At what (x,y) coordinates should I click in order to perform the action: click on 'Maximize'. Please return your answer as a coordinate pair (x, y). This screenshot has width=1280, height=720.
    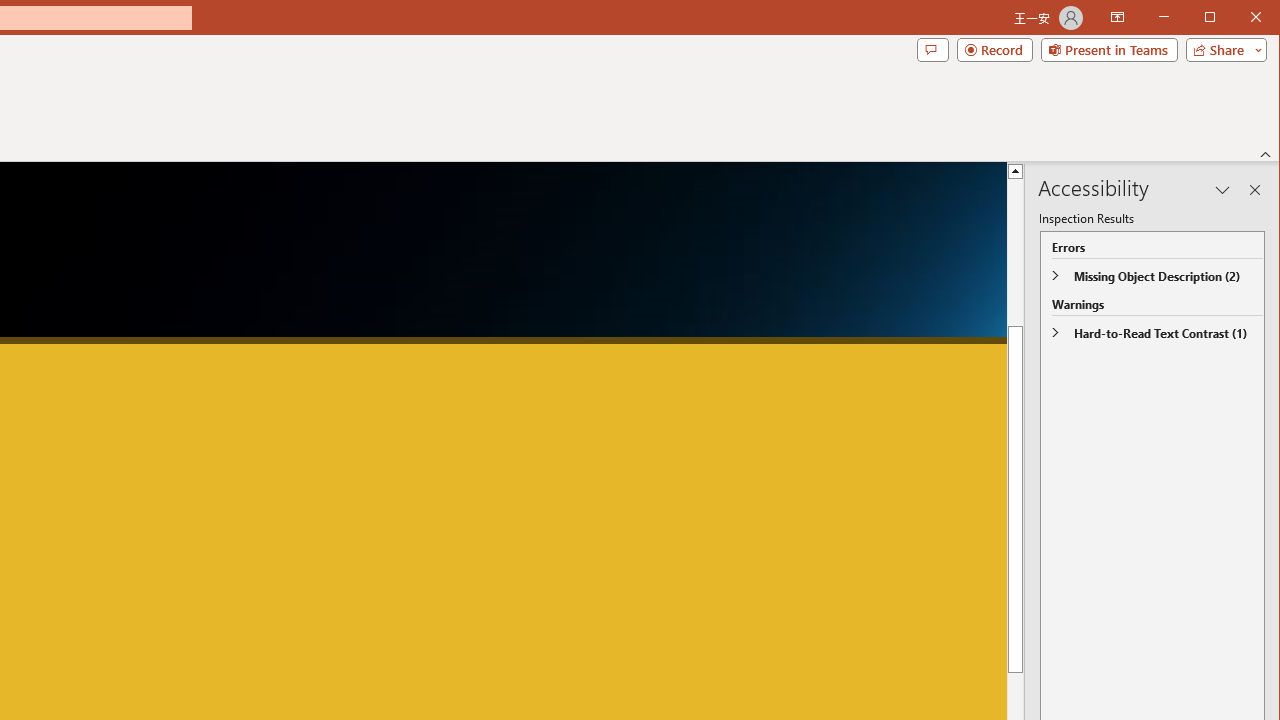
    Looking at the image, I should click on (1238, 19).